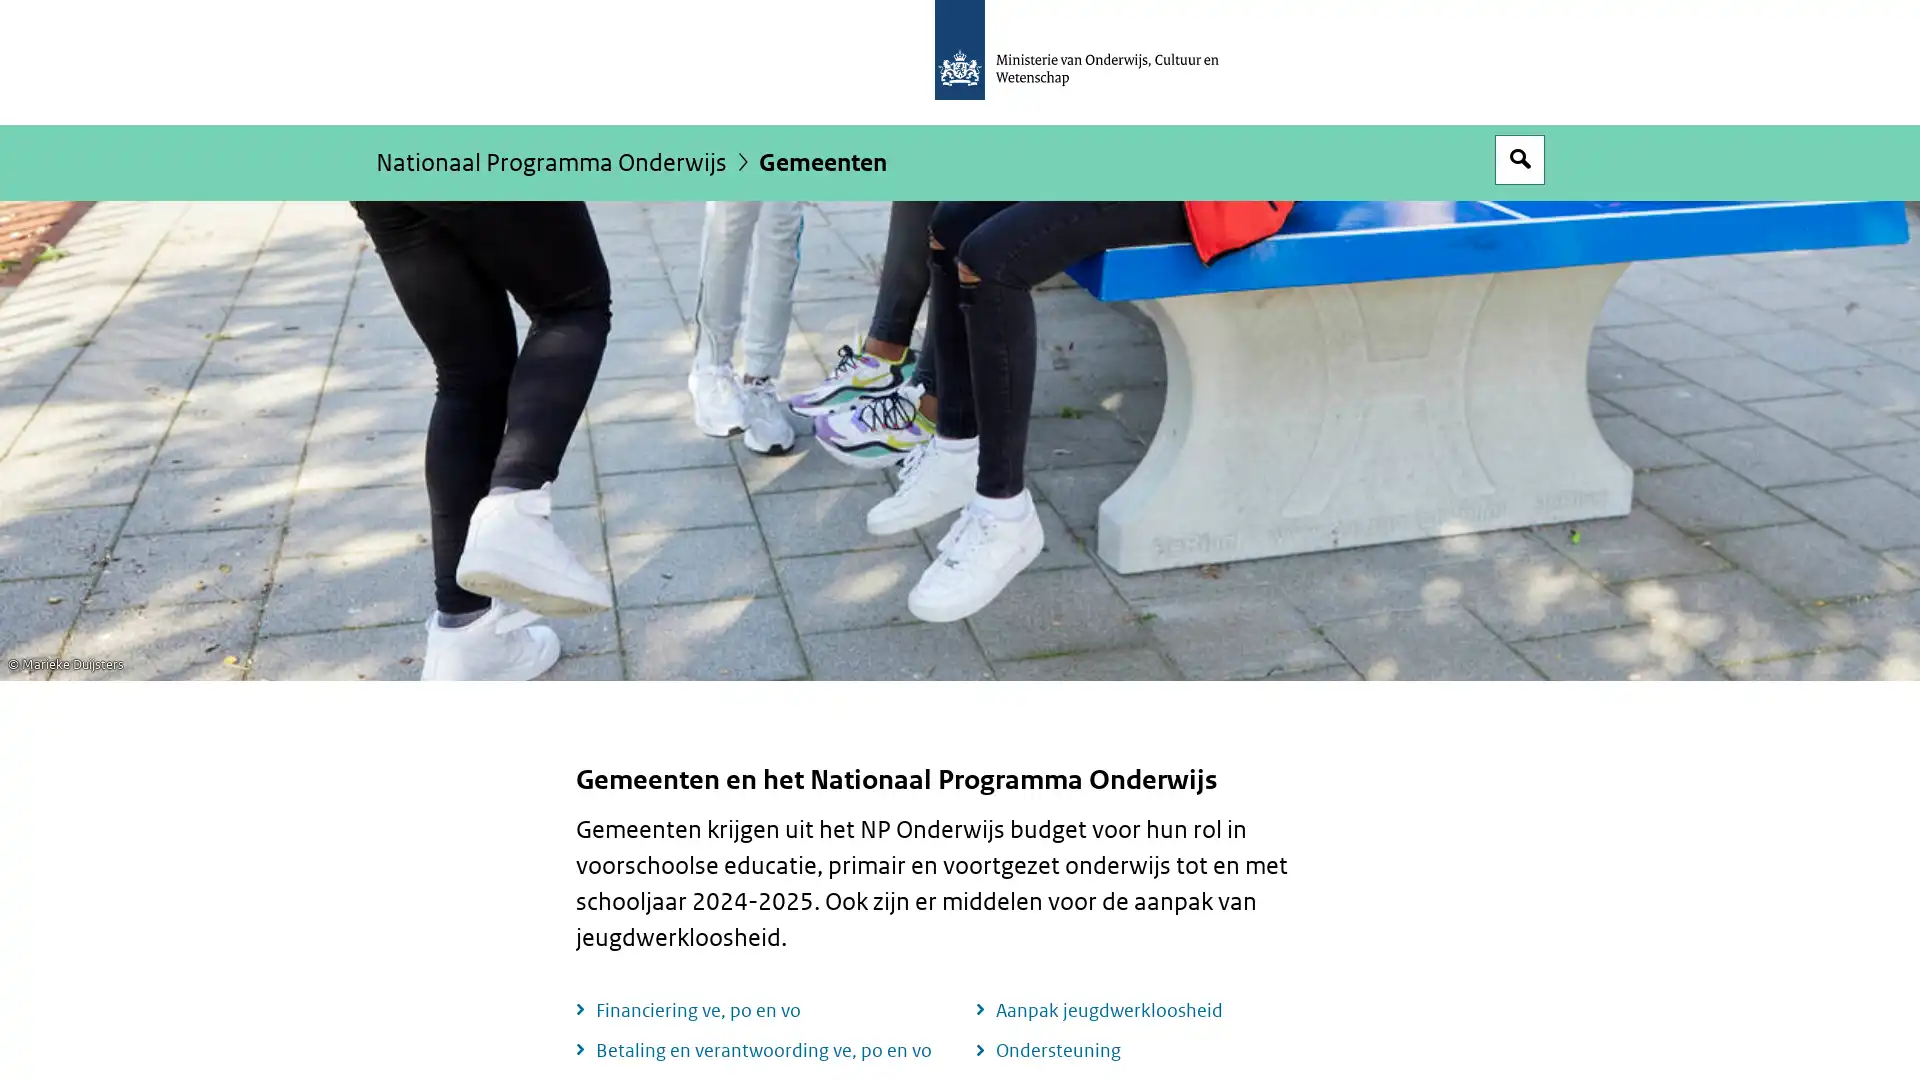  What do you see at coordinates (1520, 158) in the screenshot?
I see `Open zoekveld` at bounding box center [1520, 158].